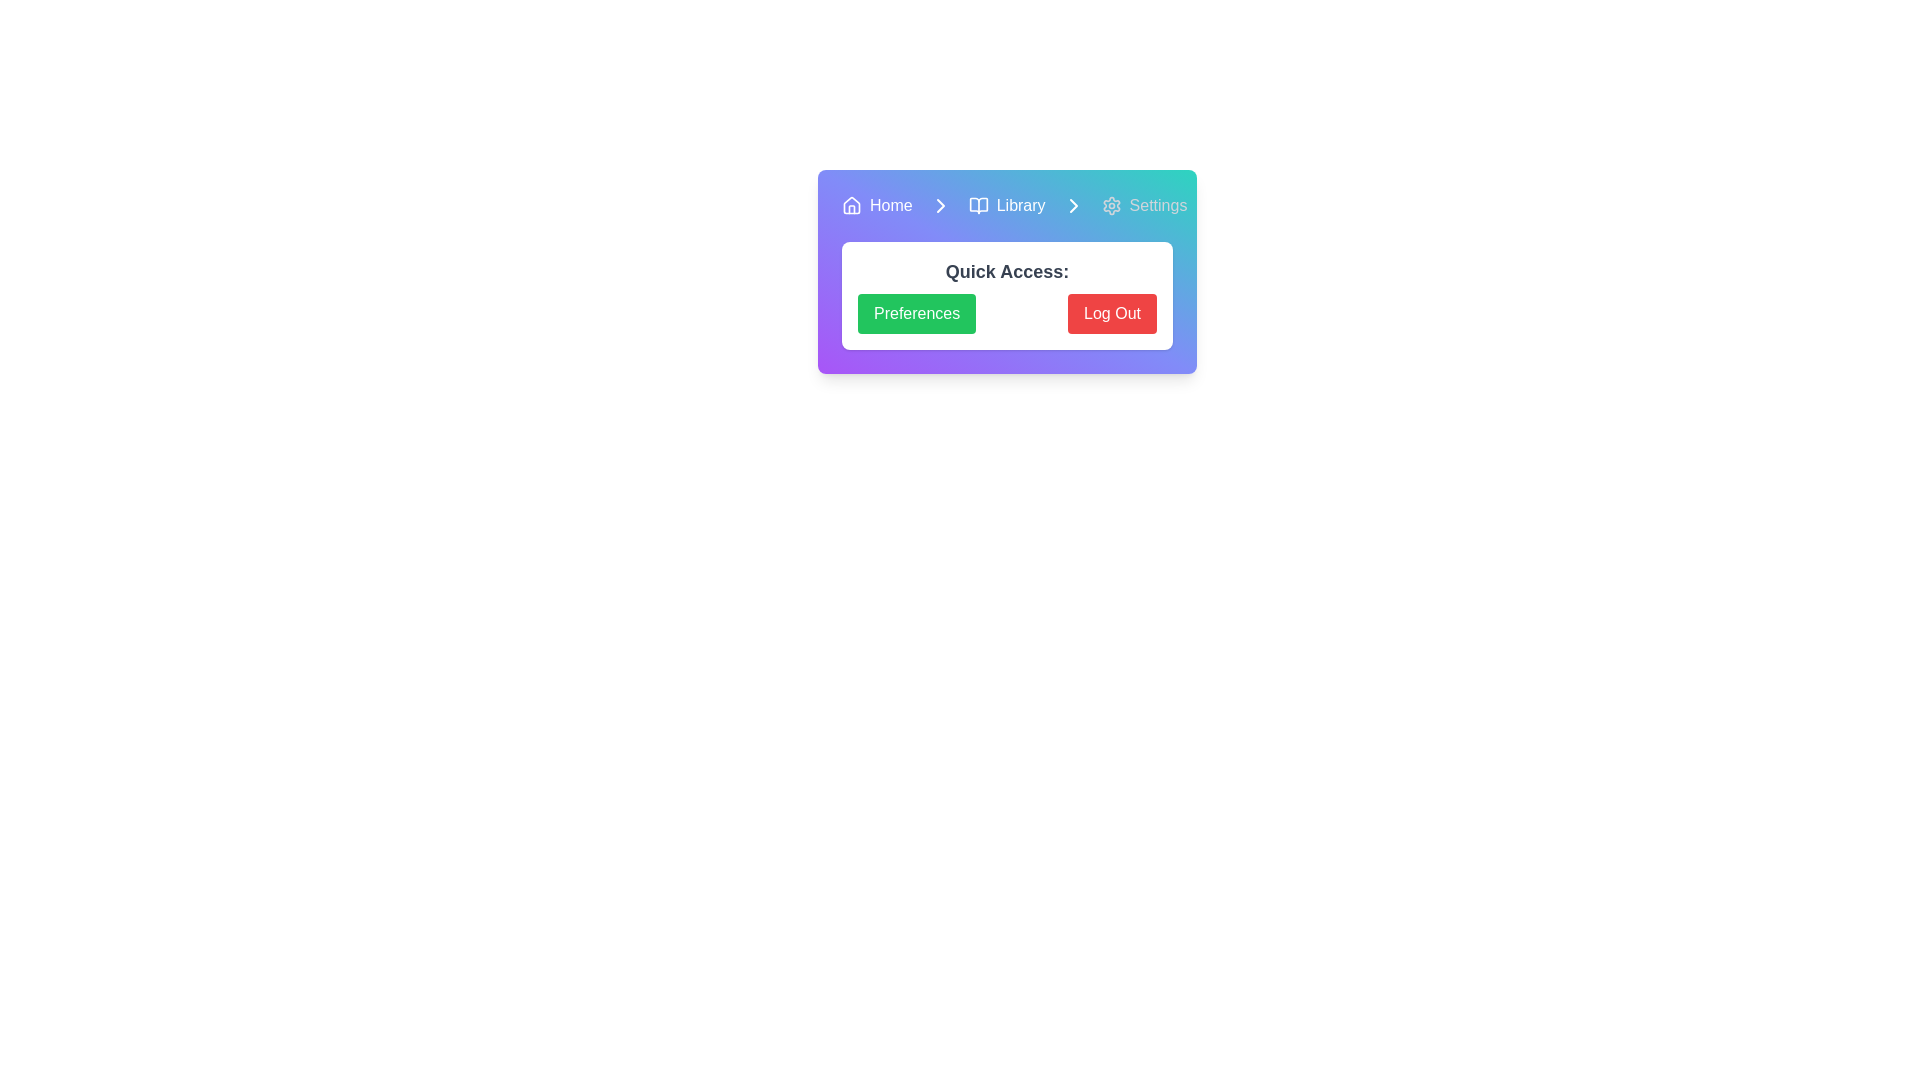  I want to click on the 'Settings' navigation item, which is represented by a cogwheel icon and is the last item in the navigation bar, so click(1144, 205).